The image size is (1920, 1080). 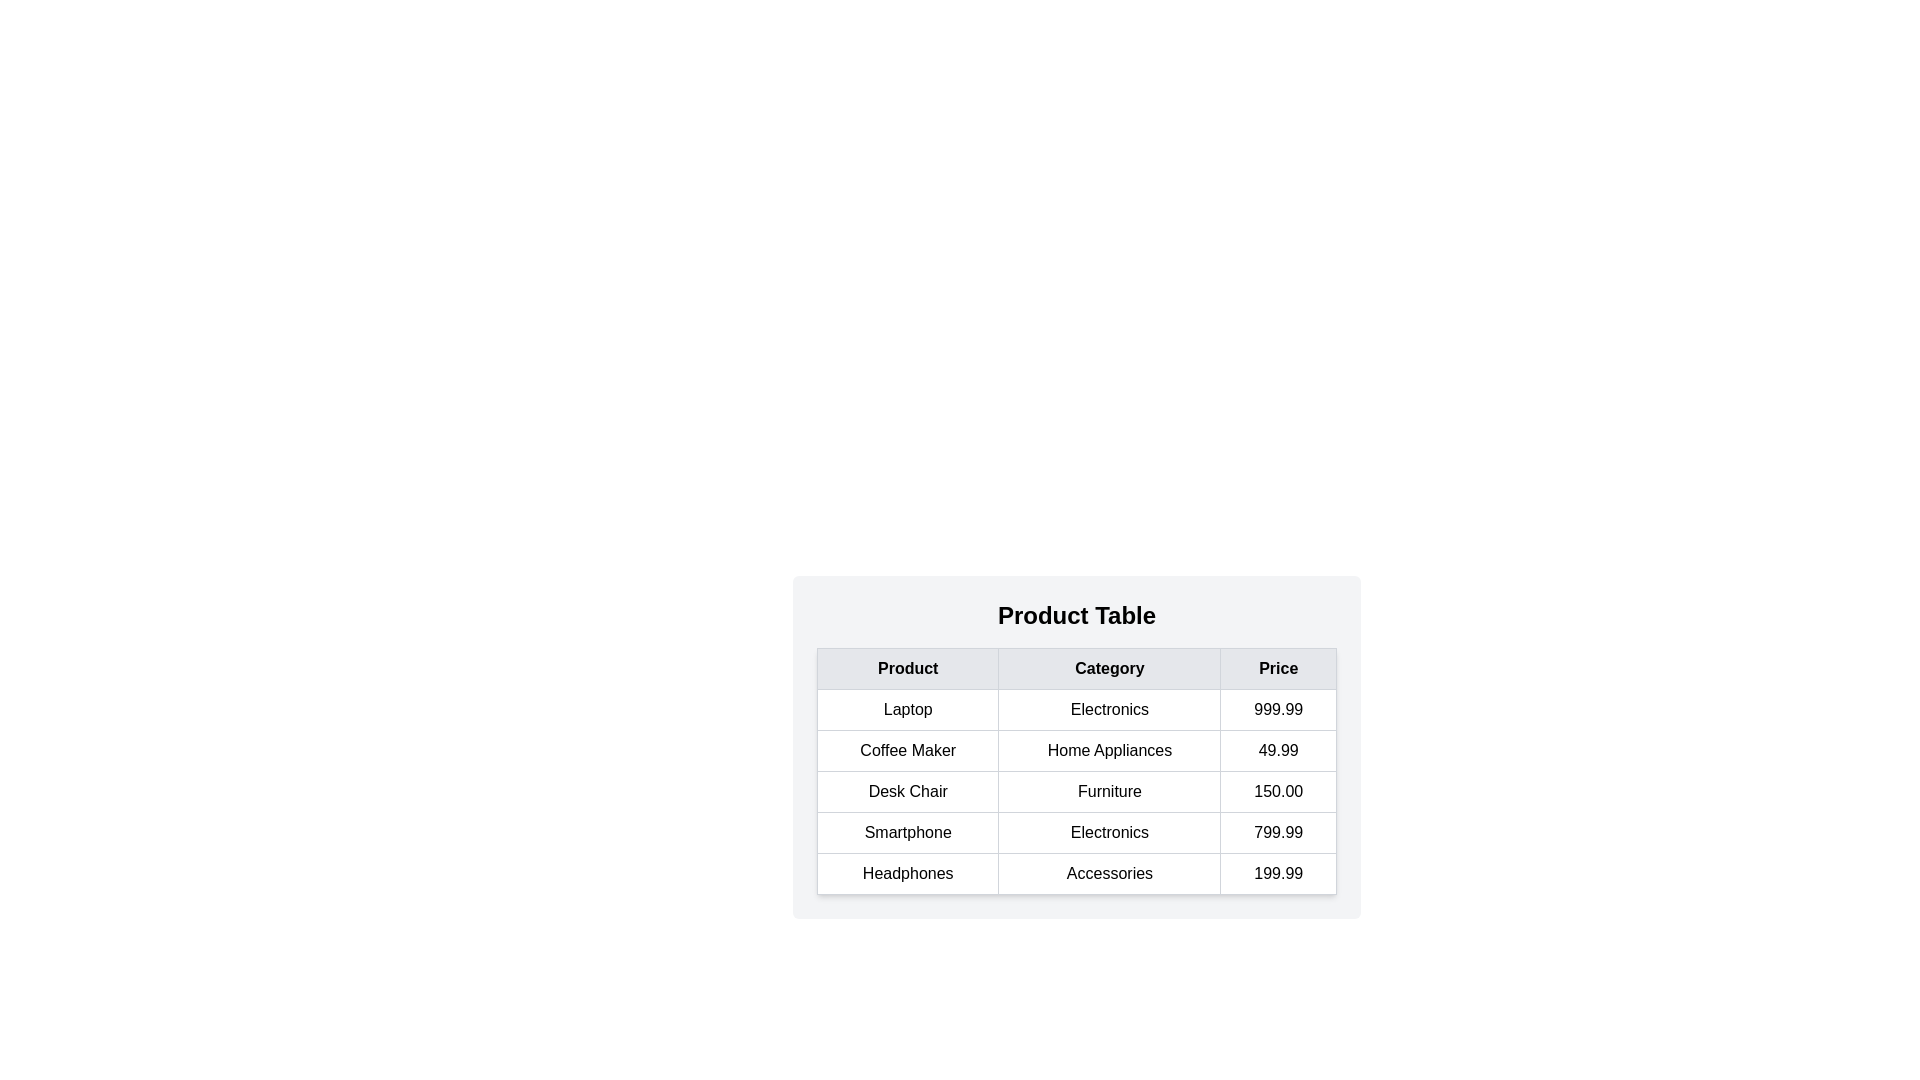 I want to click on the table header row element containing the cells labeled 'Product', 'Category', and 'Price', which is the top-most row of a centrally positioned table with a light gray background, so click(x=1075, y=668).